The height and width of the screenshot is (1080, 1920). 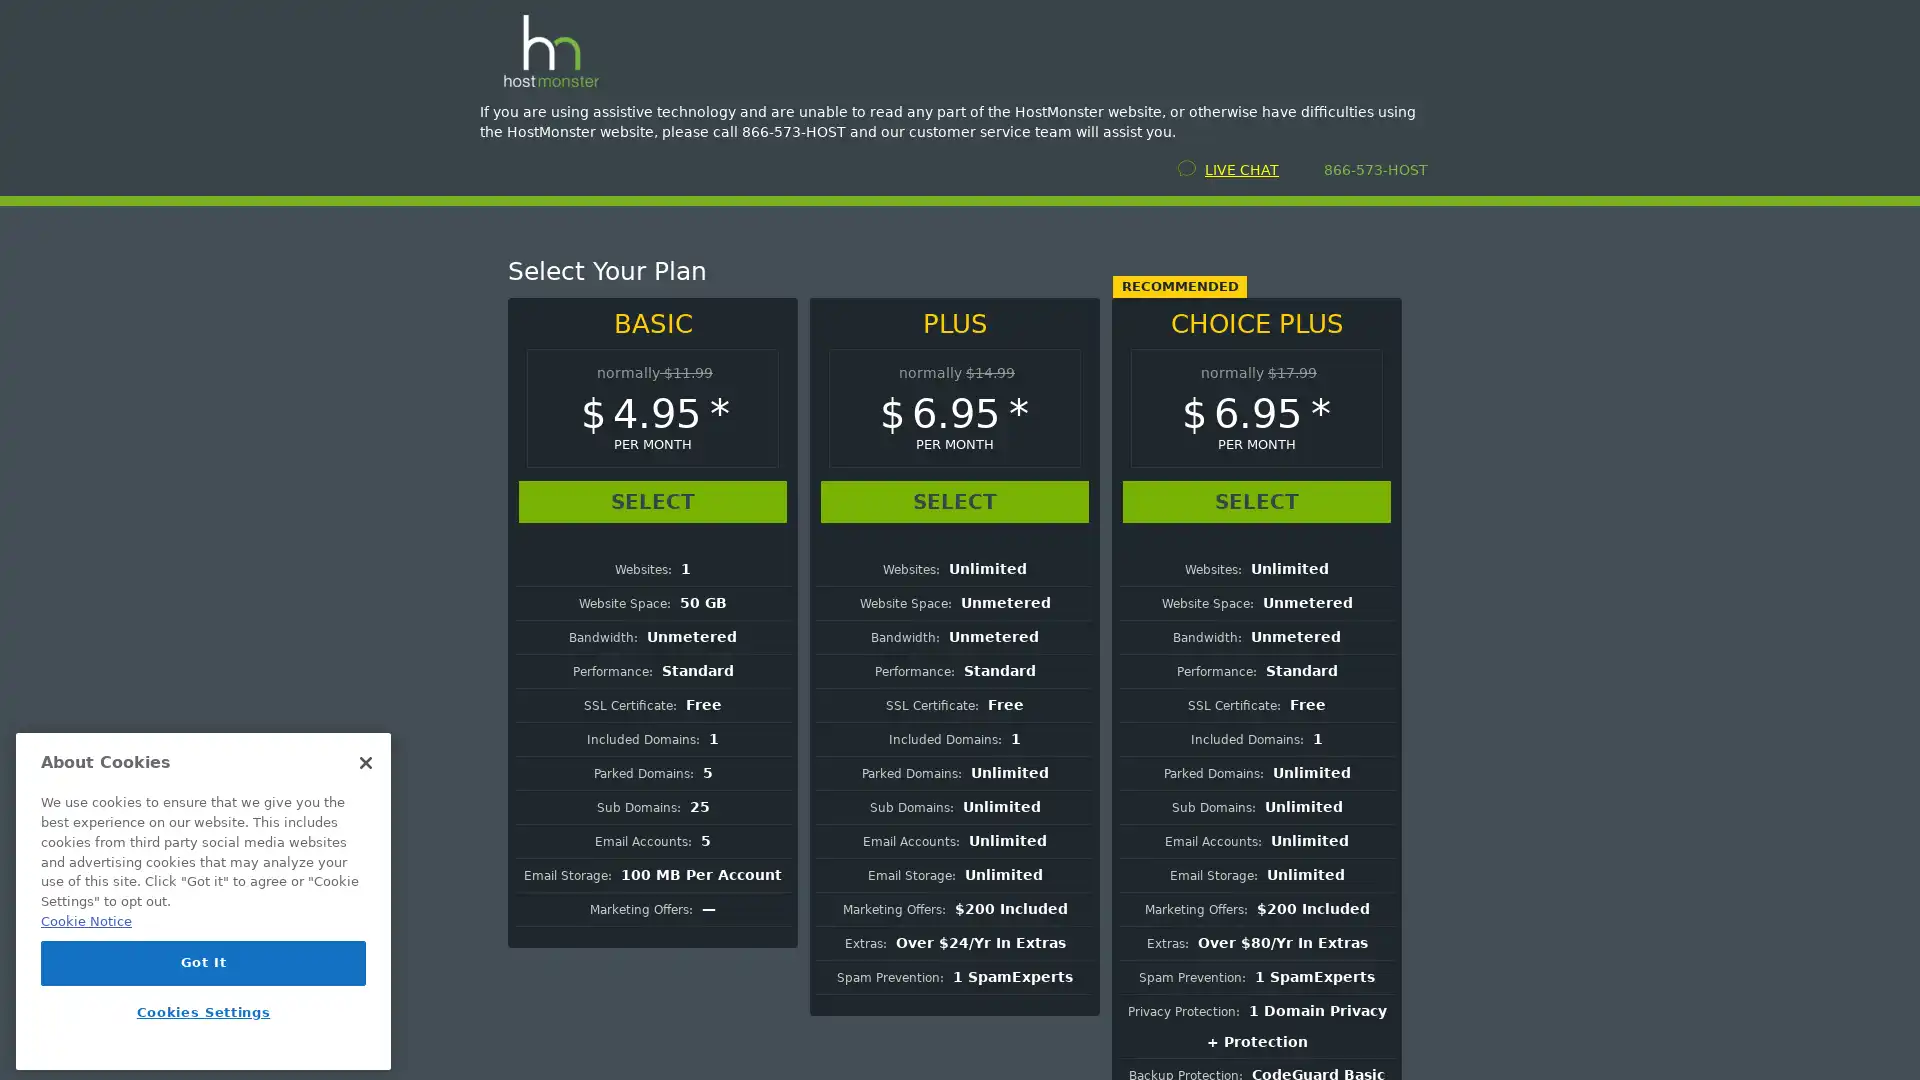 What do you see at coordinates (954, 656) in the screenshot?
I see `PLUS normally $14.99 $6.95 * PER MONTH SELECT Websites: Unlimited Website Space: Unmetered Bandwidth: Unmetered Performance: Standard SSL Certificate: Free Included Domains: 1 Parked Domains: Unlimited Sub Domains: Unlimited Email Accounts: Unlimited Email Storage: Unlimited Marketing Offers: $200 Included` at bounding box center [954, 656].